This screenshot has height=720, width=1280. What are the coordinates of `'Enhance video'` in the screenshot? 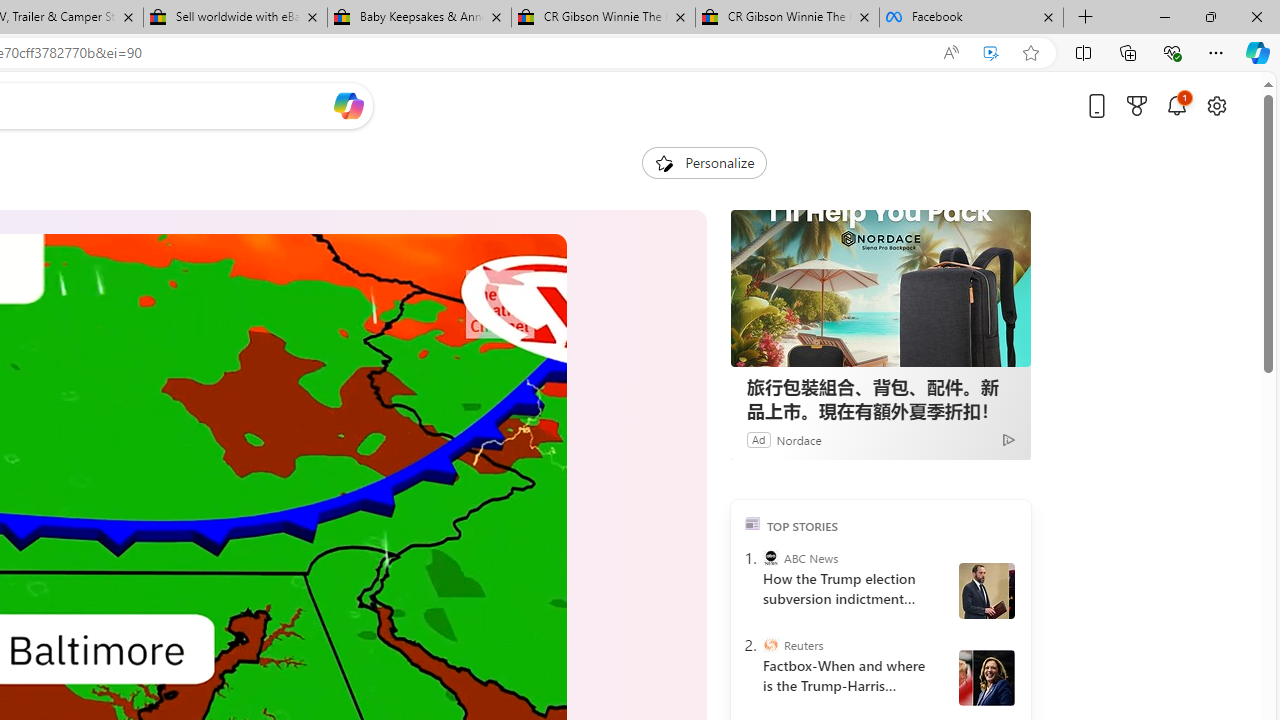 It's located at (991, 52).